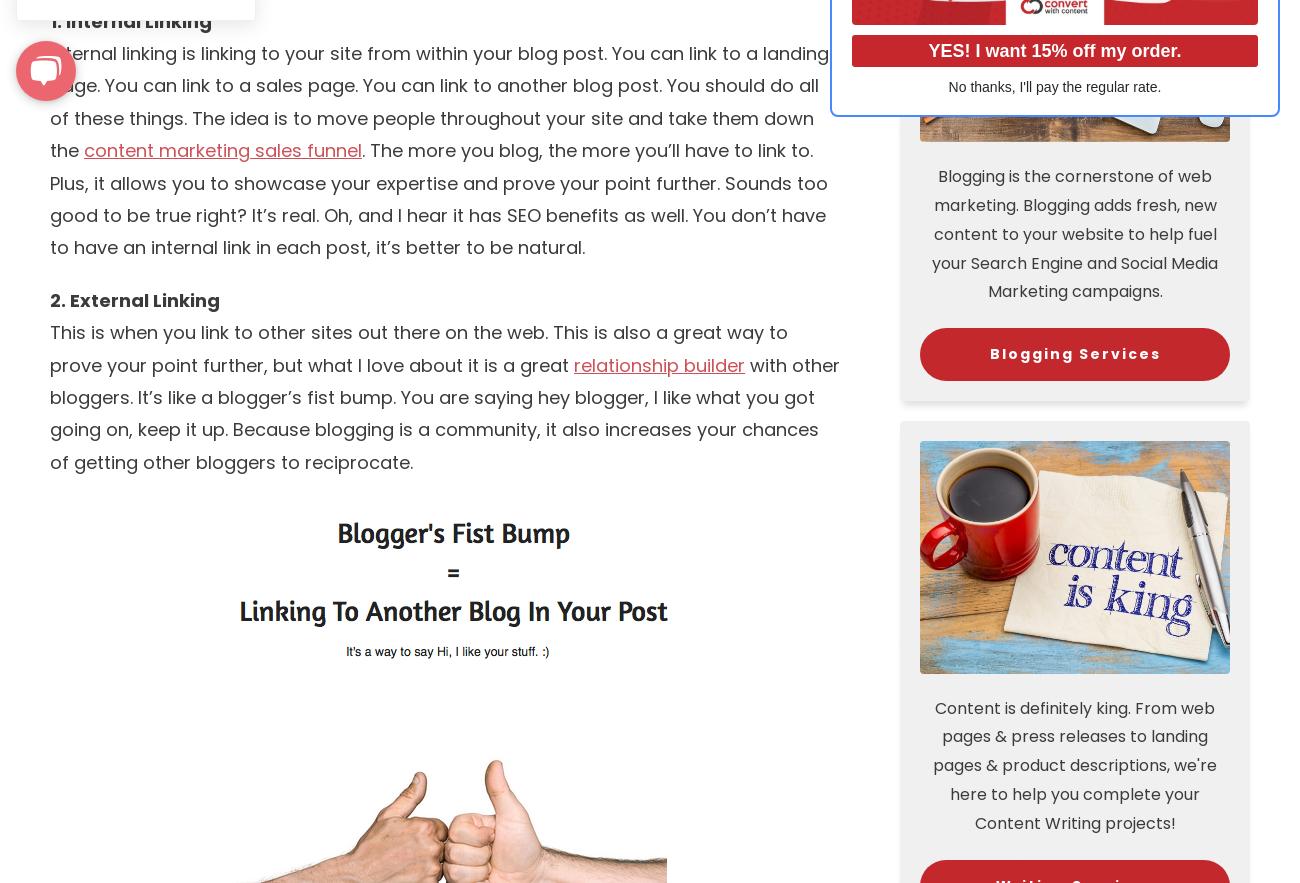 The image size is (1300, 883). Describe the element at coordinates (418, 348) in the screenshot. I see `'This is when you link to other sites out there on the web. This is also a great way to prove your point further, but what I love about it is a great'` at that location.